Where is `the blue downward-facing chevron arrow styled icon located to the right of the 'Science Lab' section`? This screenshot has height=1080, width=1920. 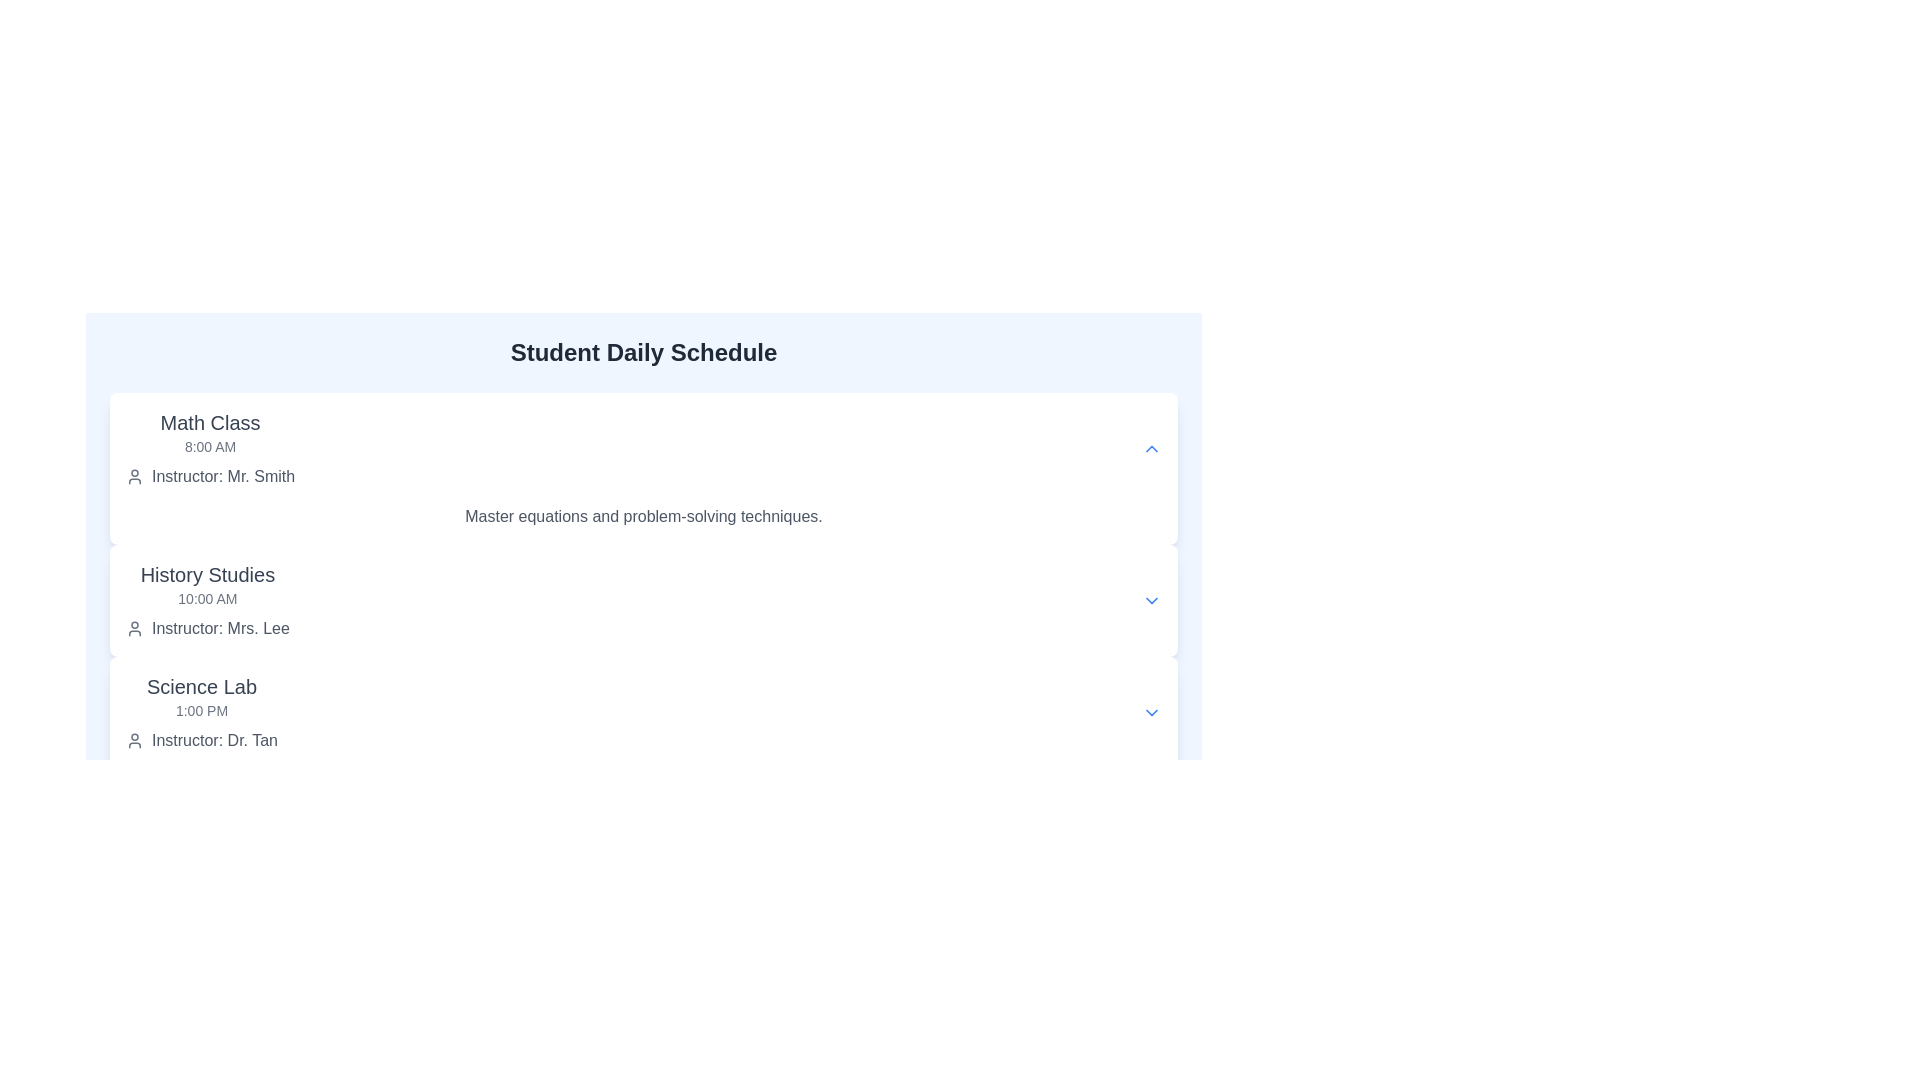
the blue downward-facing chevron arrow styled icon located to the right of the 'Science Lab' section is located at coordinates (1152, 712).